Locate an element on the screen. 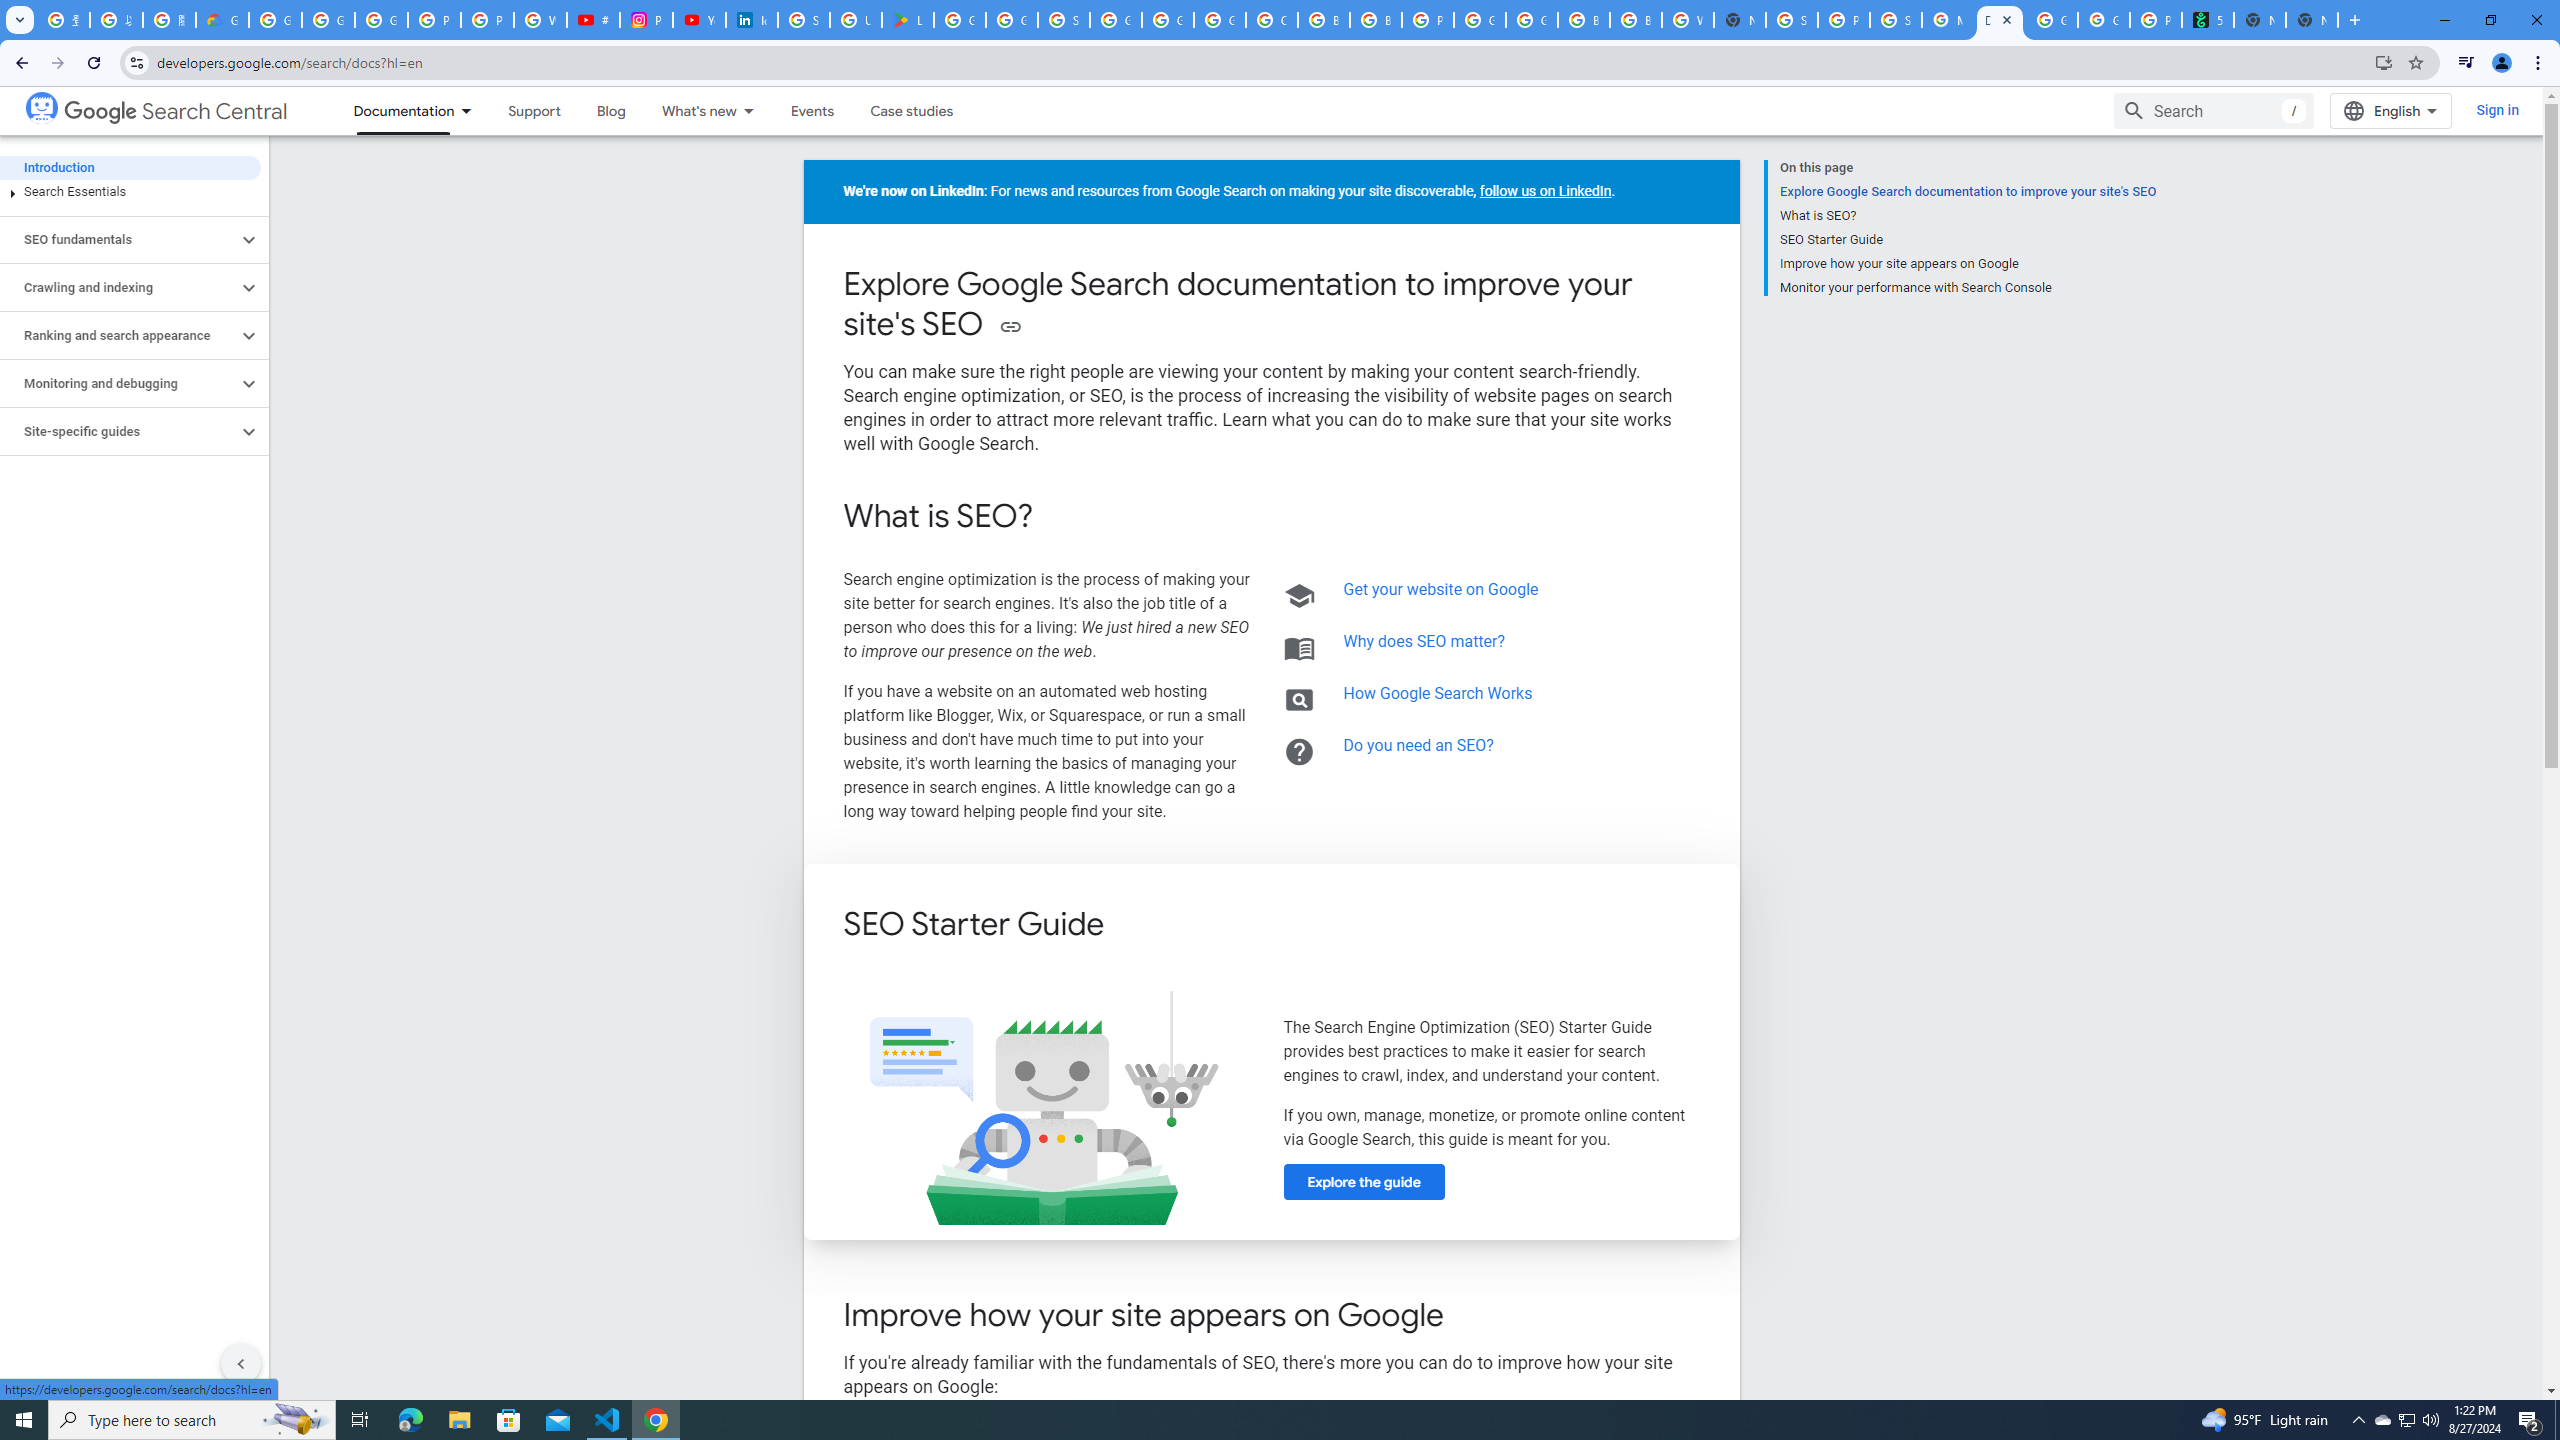 This screenshot has width=2560, height=1440. 'Copy link to this section: What is SEO? ' is located at coordinates (1059, 517).